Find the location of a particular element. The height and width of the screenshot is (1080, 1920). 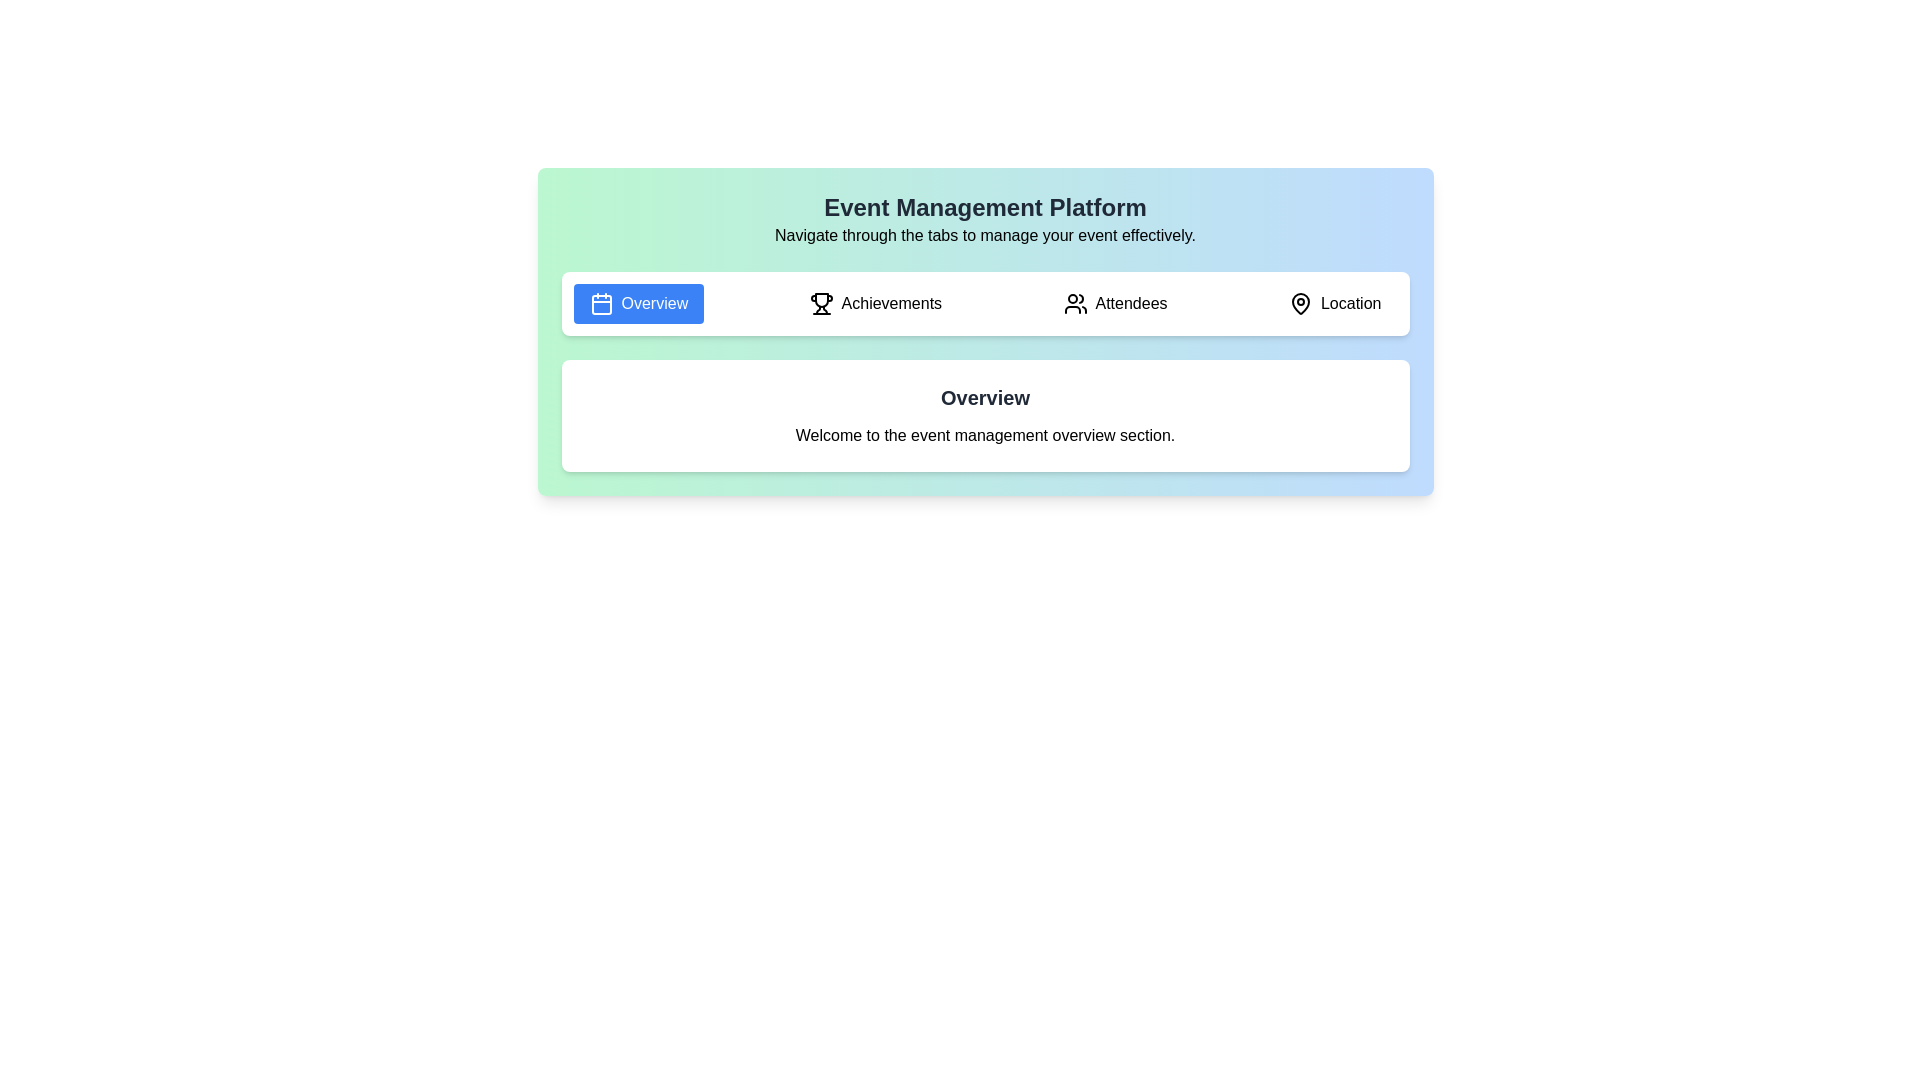

the map pin icon located within the 'Location' button in the horizontal navigation menu, which is the fourth button from the left is located at coordinates (1300, 304).